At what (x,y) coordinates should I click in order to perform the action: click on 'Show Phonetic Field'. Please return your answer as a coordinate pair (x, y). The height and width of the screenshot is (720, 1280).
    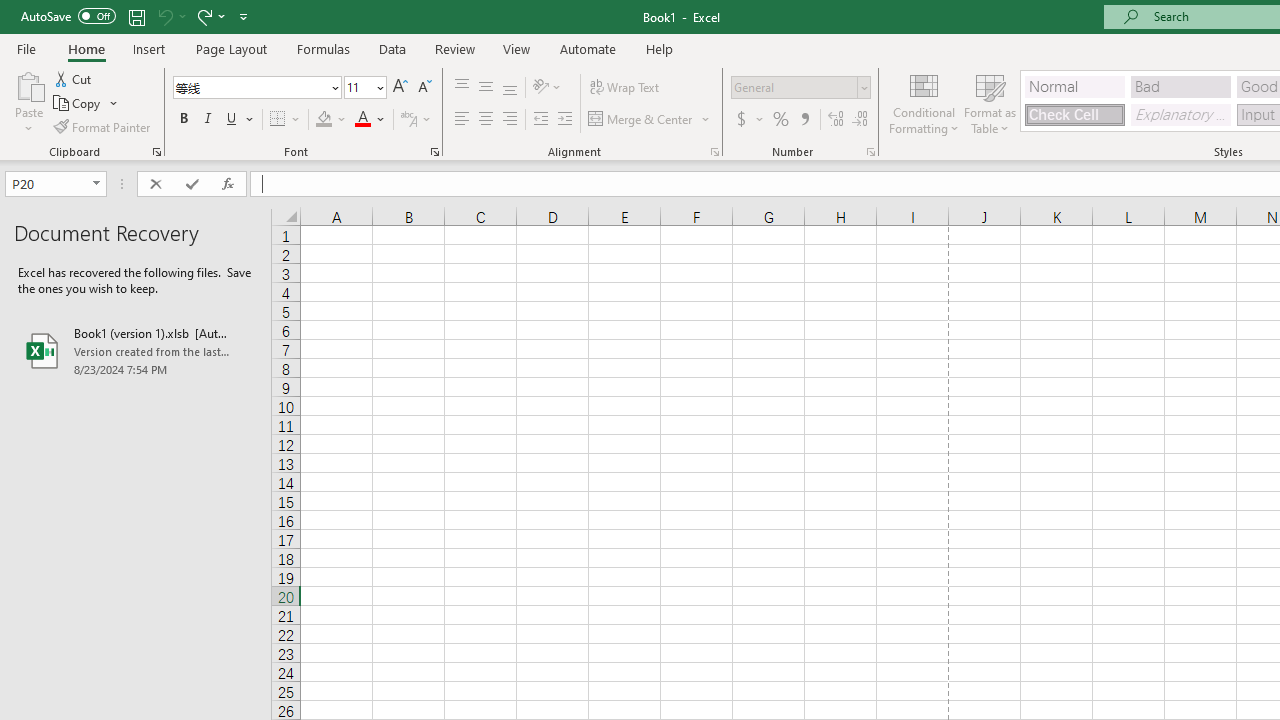
    Looking at the image, I should click on (407, 119).